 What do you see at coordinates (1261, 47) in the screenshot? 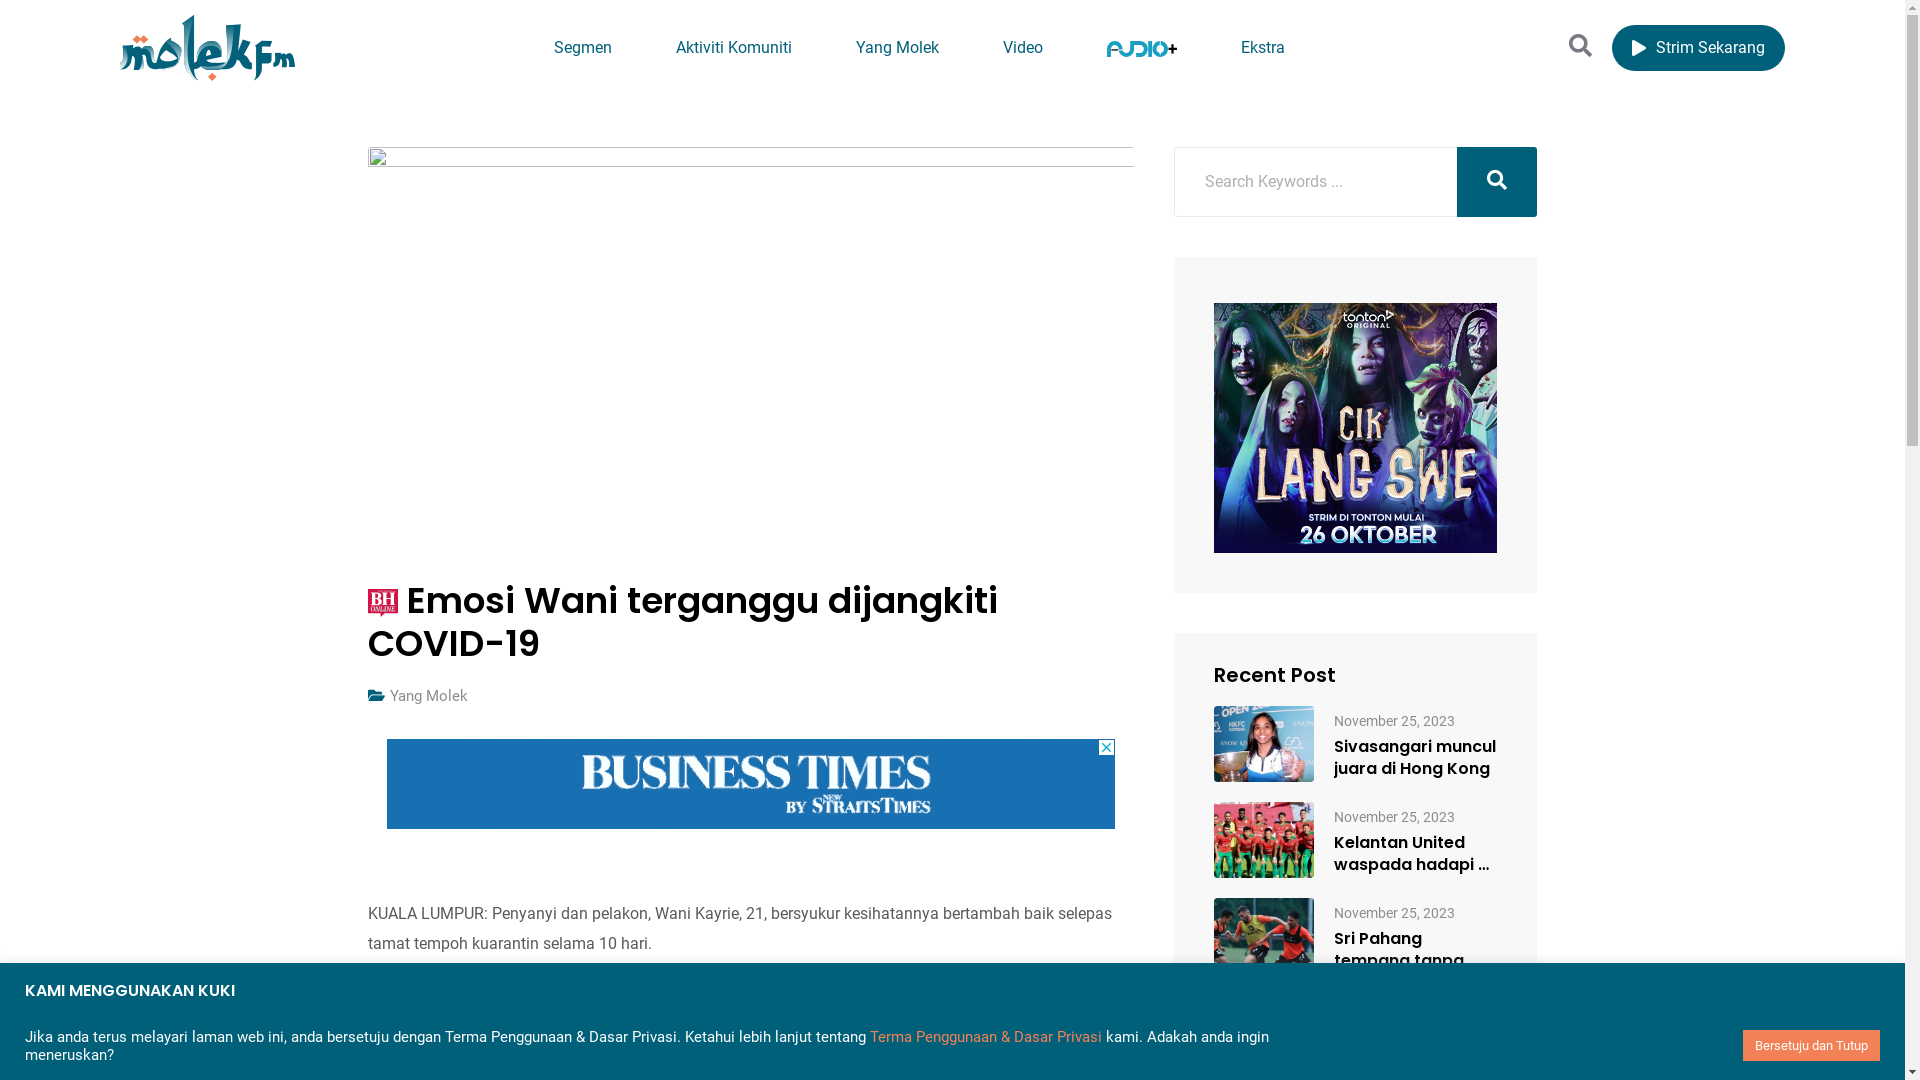
I see `'Ekstra'` at bounding box center [1261, 47].